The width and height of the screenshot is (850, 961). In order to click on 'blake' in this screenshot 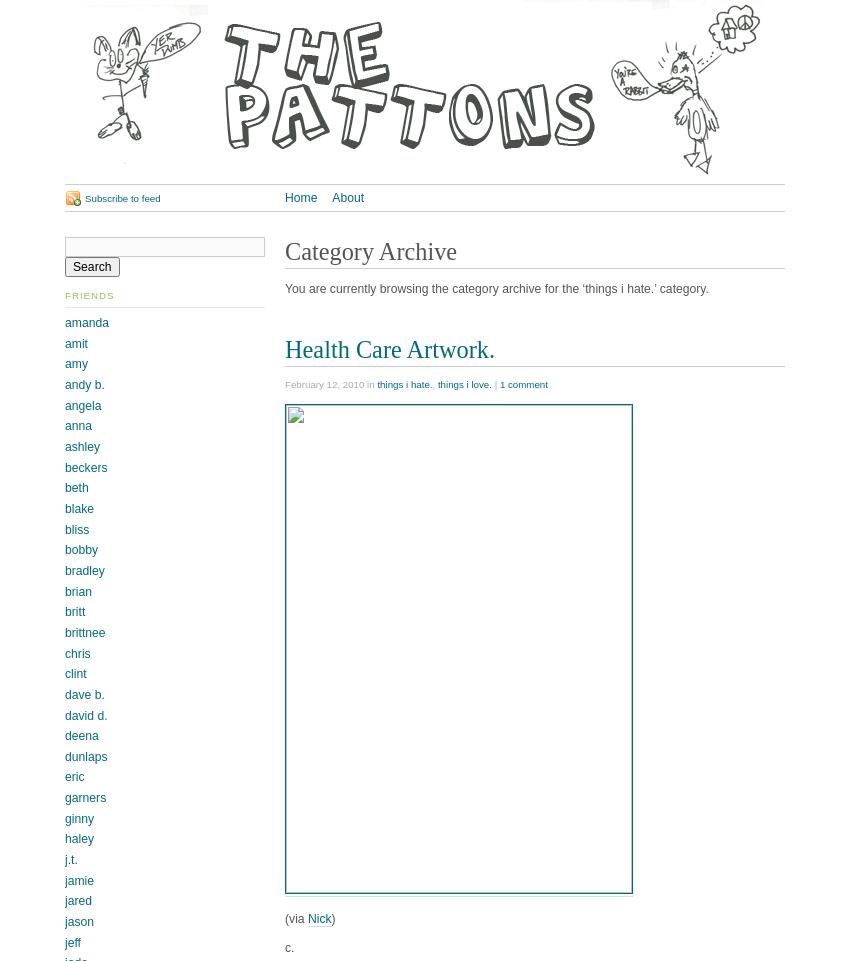, I will do `click(79, 507)`.